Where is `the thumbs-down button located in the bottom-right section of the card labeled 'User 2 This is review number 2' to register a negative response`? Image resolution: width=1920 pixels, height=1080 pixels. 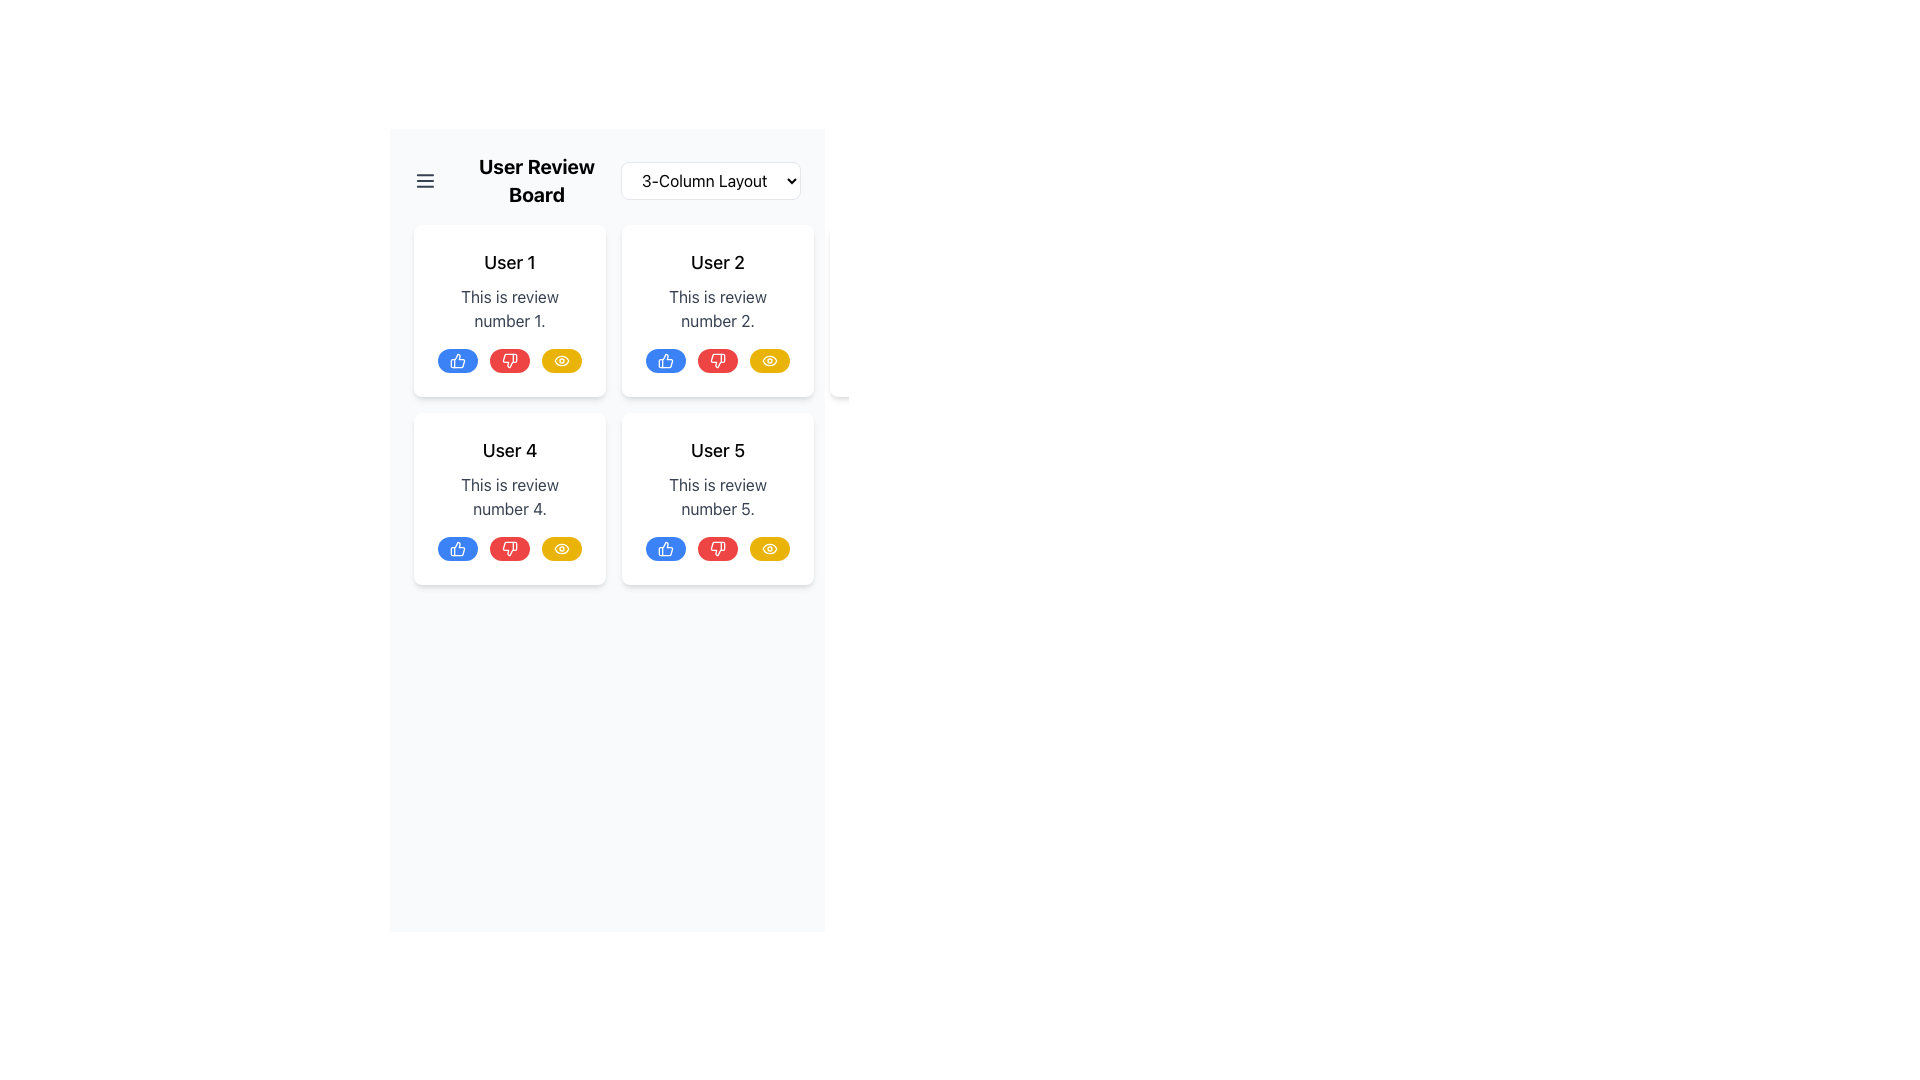
the thumbs-down button located in the bottom-right section of the card labeled 'User 2 This is review number 2' to register a negative response is located at coordinates (718, 361).